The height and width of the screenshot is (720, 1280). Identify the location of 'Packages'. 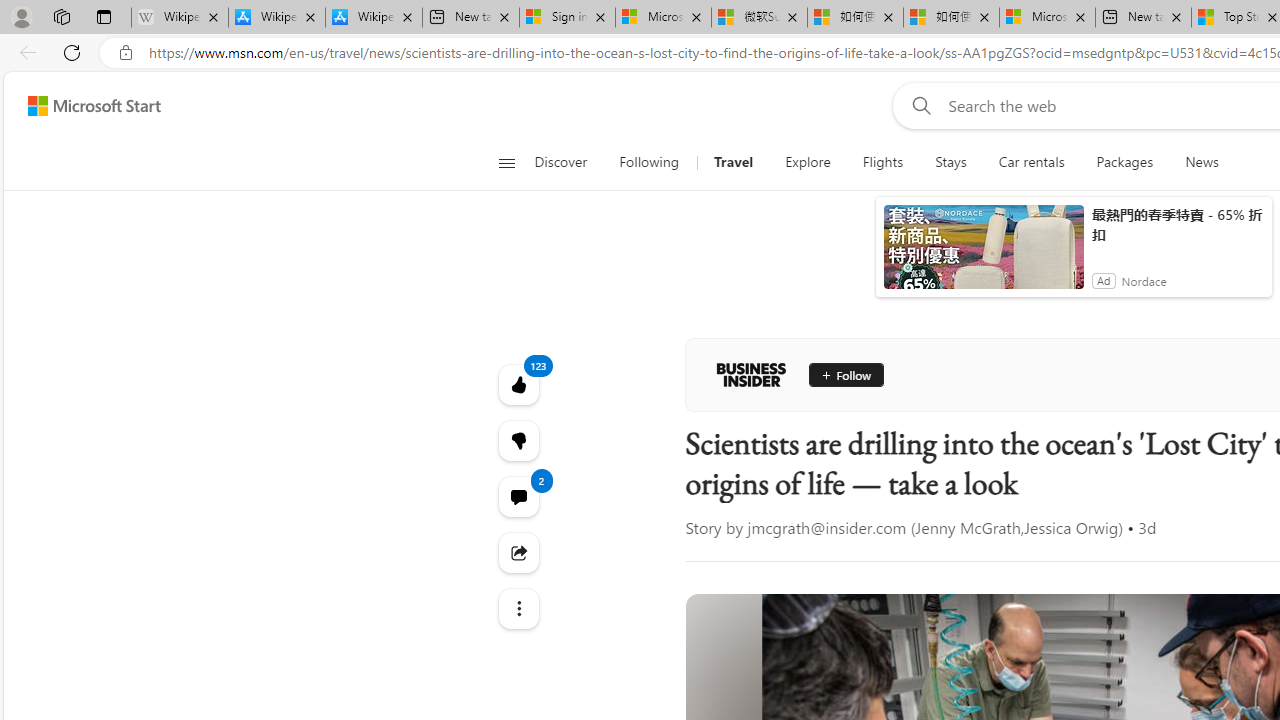
(1125, 162).